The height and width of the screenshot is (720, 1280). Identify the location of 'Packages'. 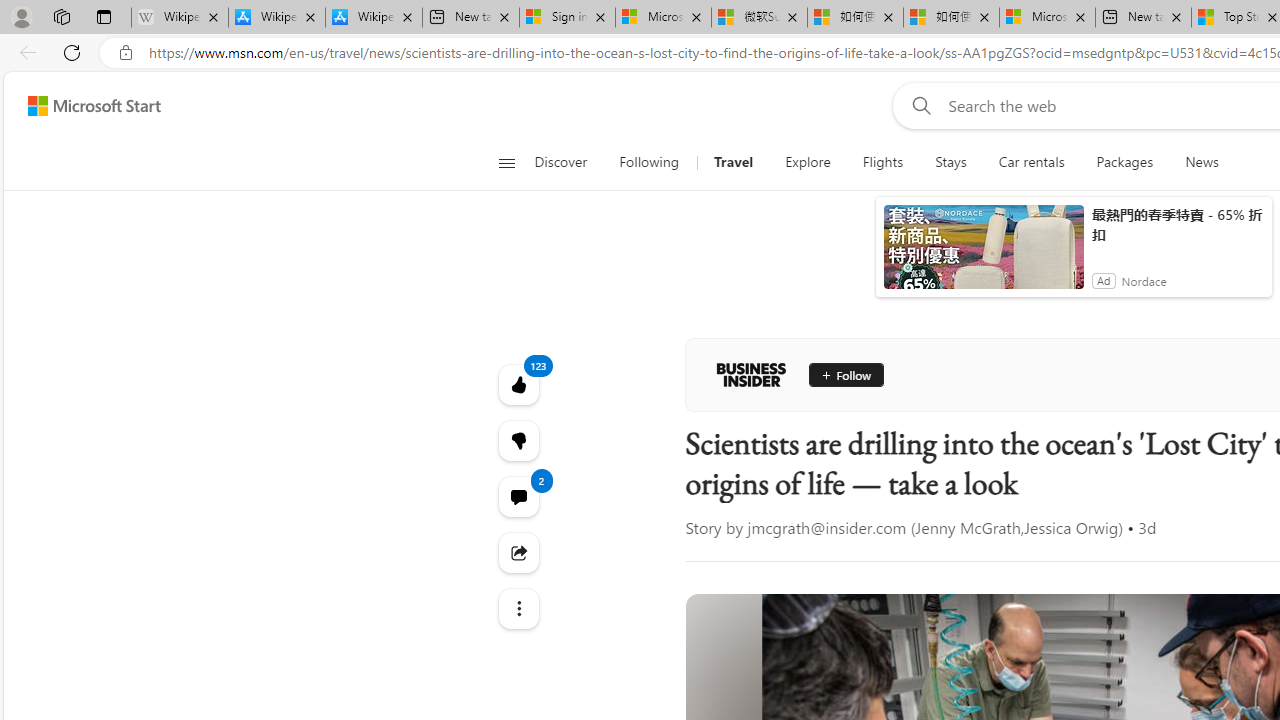
(1125, 162).